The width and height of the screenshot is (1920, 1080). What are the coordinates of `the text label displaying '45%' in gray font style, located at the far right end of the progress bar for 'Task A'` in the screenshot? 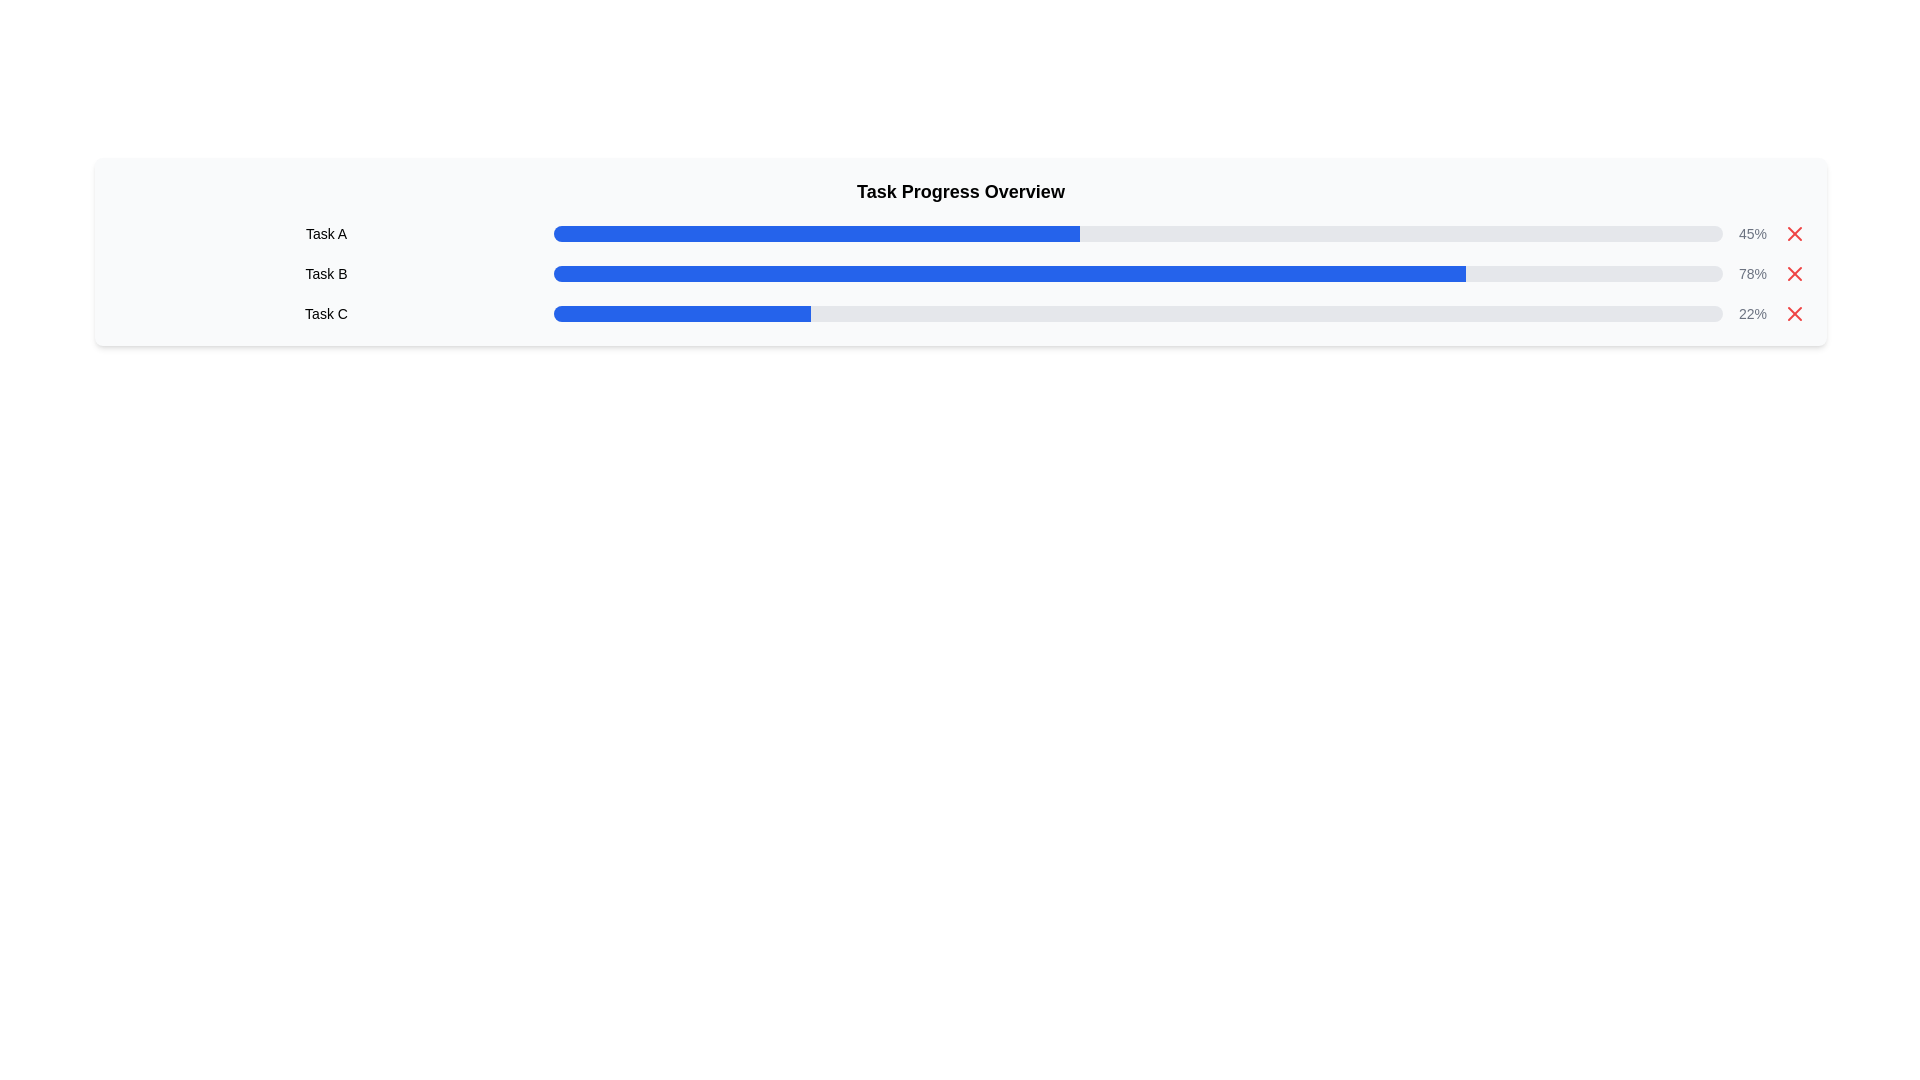 It's located at (1751, 233).